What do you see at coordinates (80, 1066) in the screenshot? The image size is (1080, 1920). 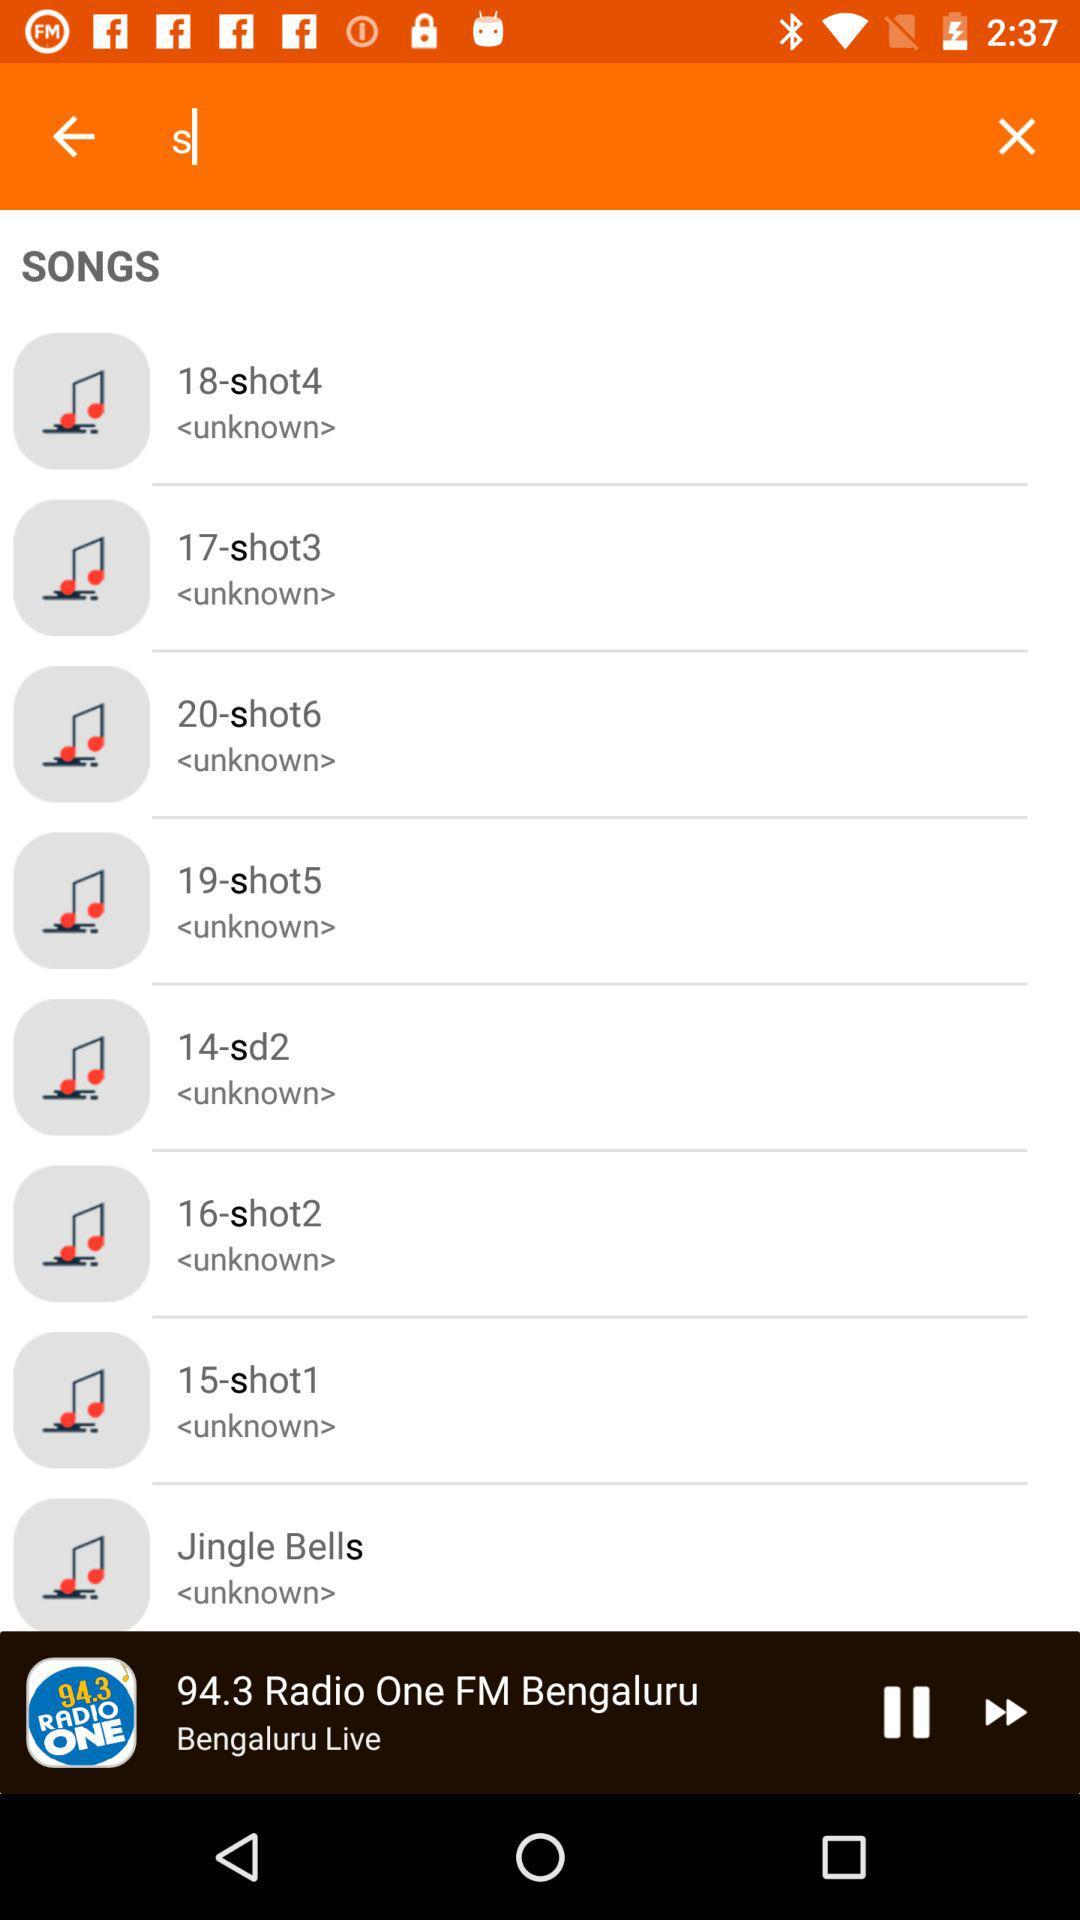 I see `the symbol which is to the left 14sd2` at bounding box center [80, 1066].